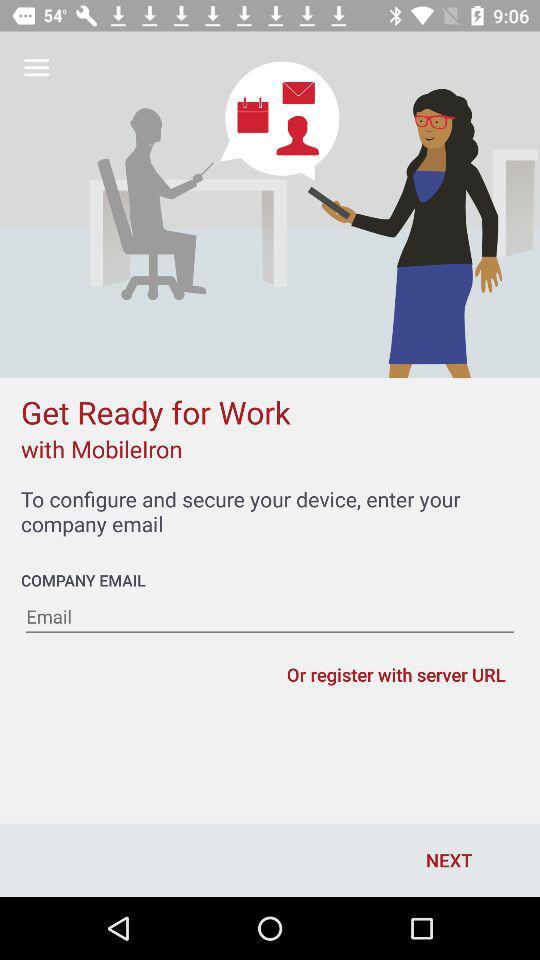  I want to click on email address, so click(270, 616).